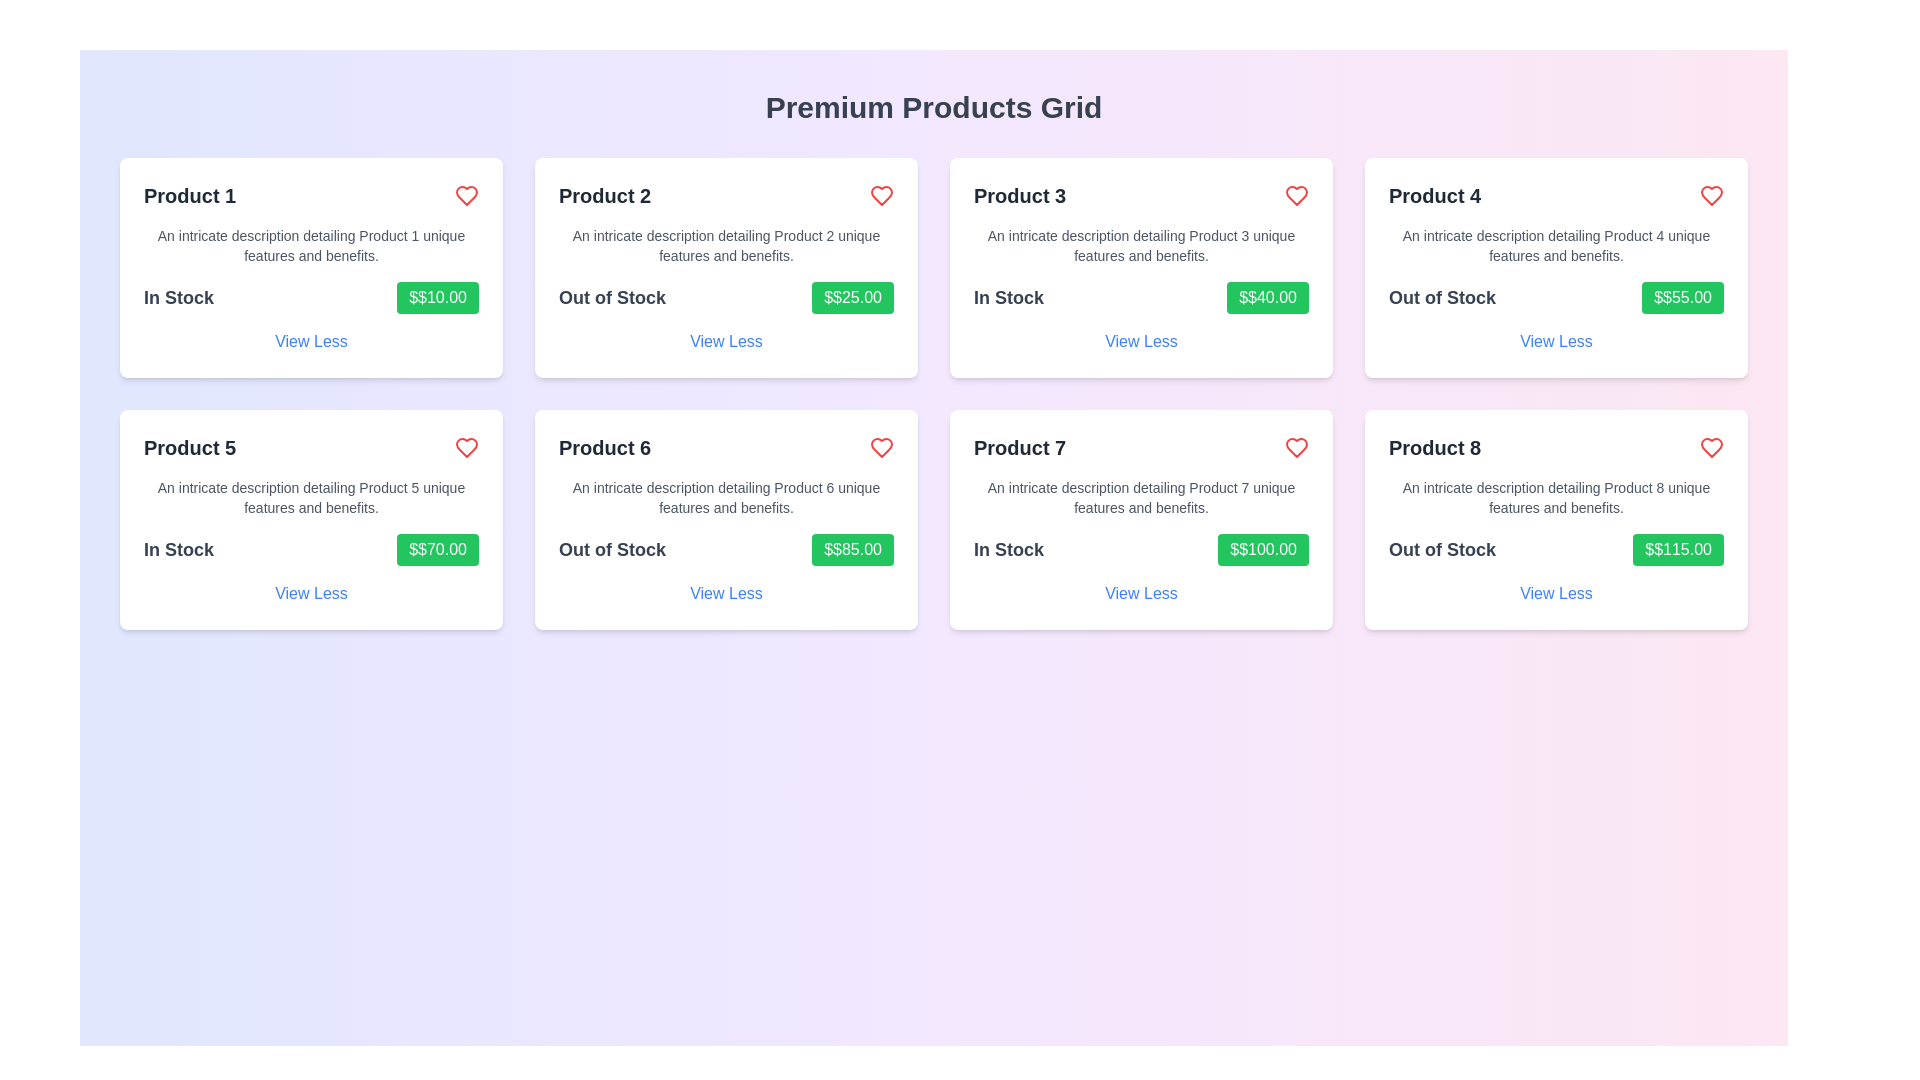  What do you see at coordinates (1141, 496) in the screenshot?
I see `the text block that describes the unique features and benefits of 'Product 7', which is styled with a small, lighter gray font and is located within a white card layout in the second row, third column of the grid` at bounding box center [1141, 496].